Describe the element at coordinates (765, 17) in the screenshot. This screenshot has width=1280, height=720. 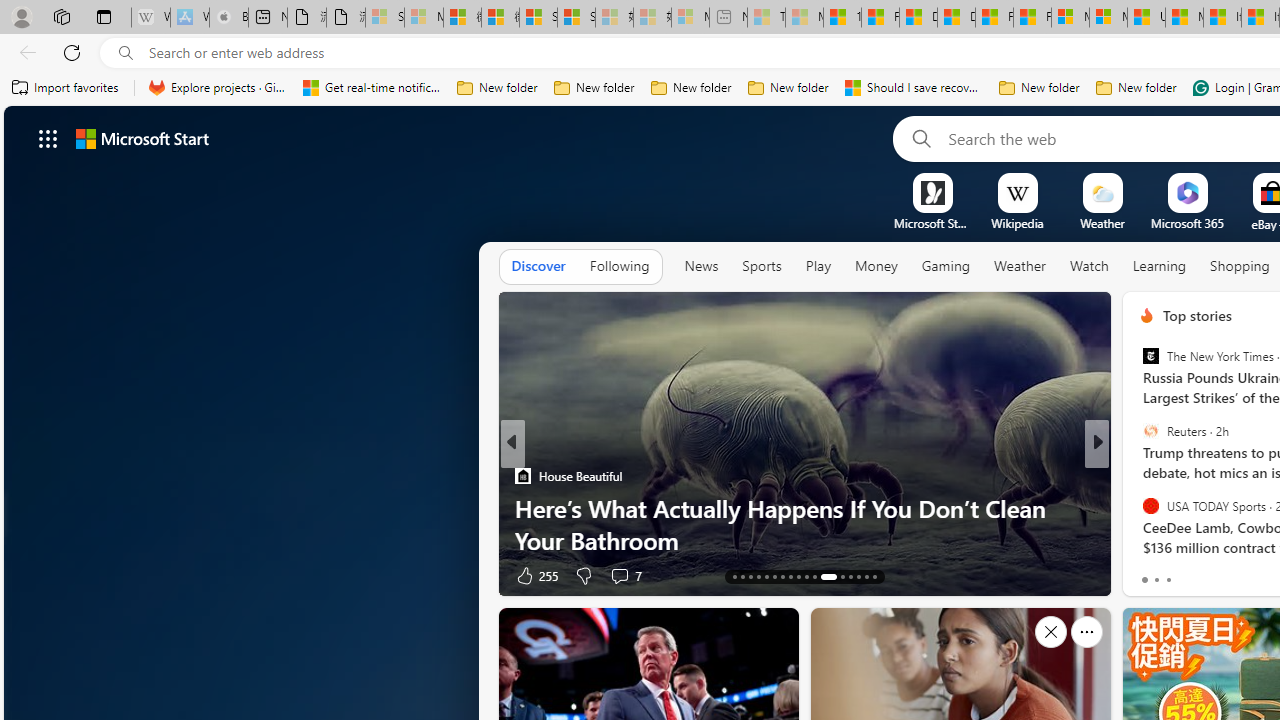
I see `'Top Stories - MSN - Sleeping'` at that location.